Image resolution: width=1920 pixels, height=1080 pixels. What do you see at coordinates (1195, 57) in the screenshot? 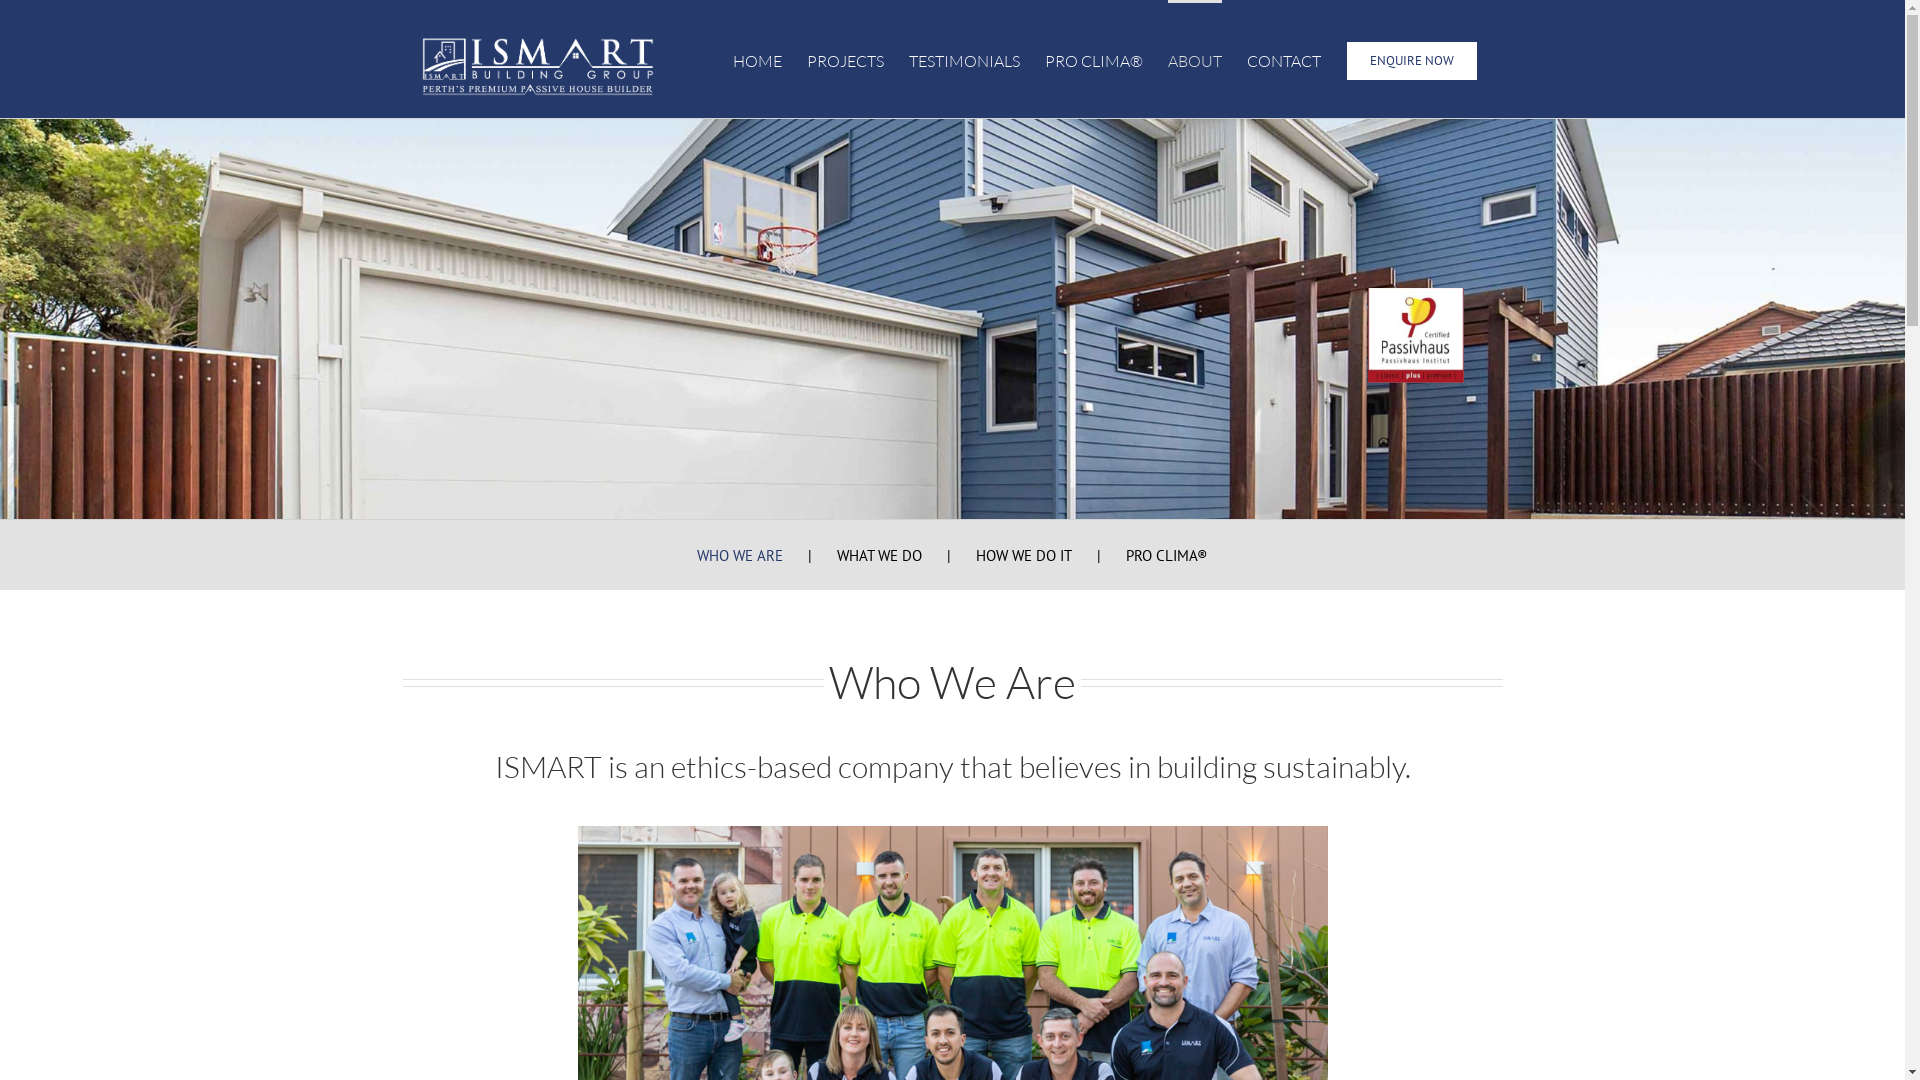
I see `'ABOUT'` at bounding box center [1195, 57].